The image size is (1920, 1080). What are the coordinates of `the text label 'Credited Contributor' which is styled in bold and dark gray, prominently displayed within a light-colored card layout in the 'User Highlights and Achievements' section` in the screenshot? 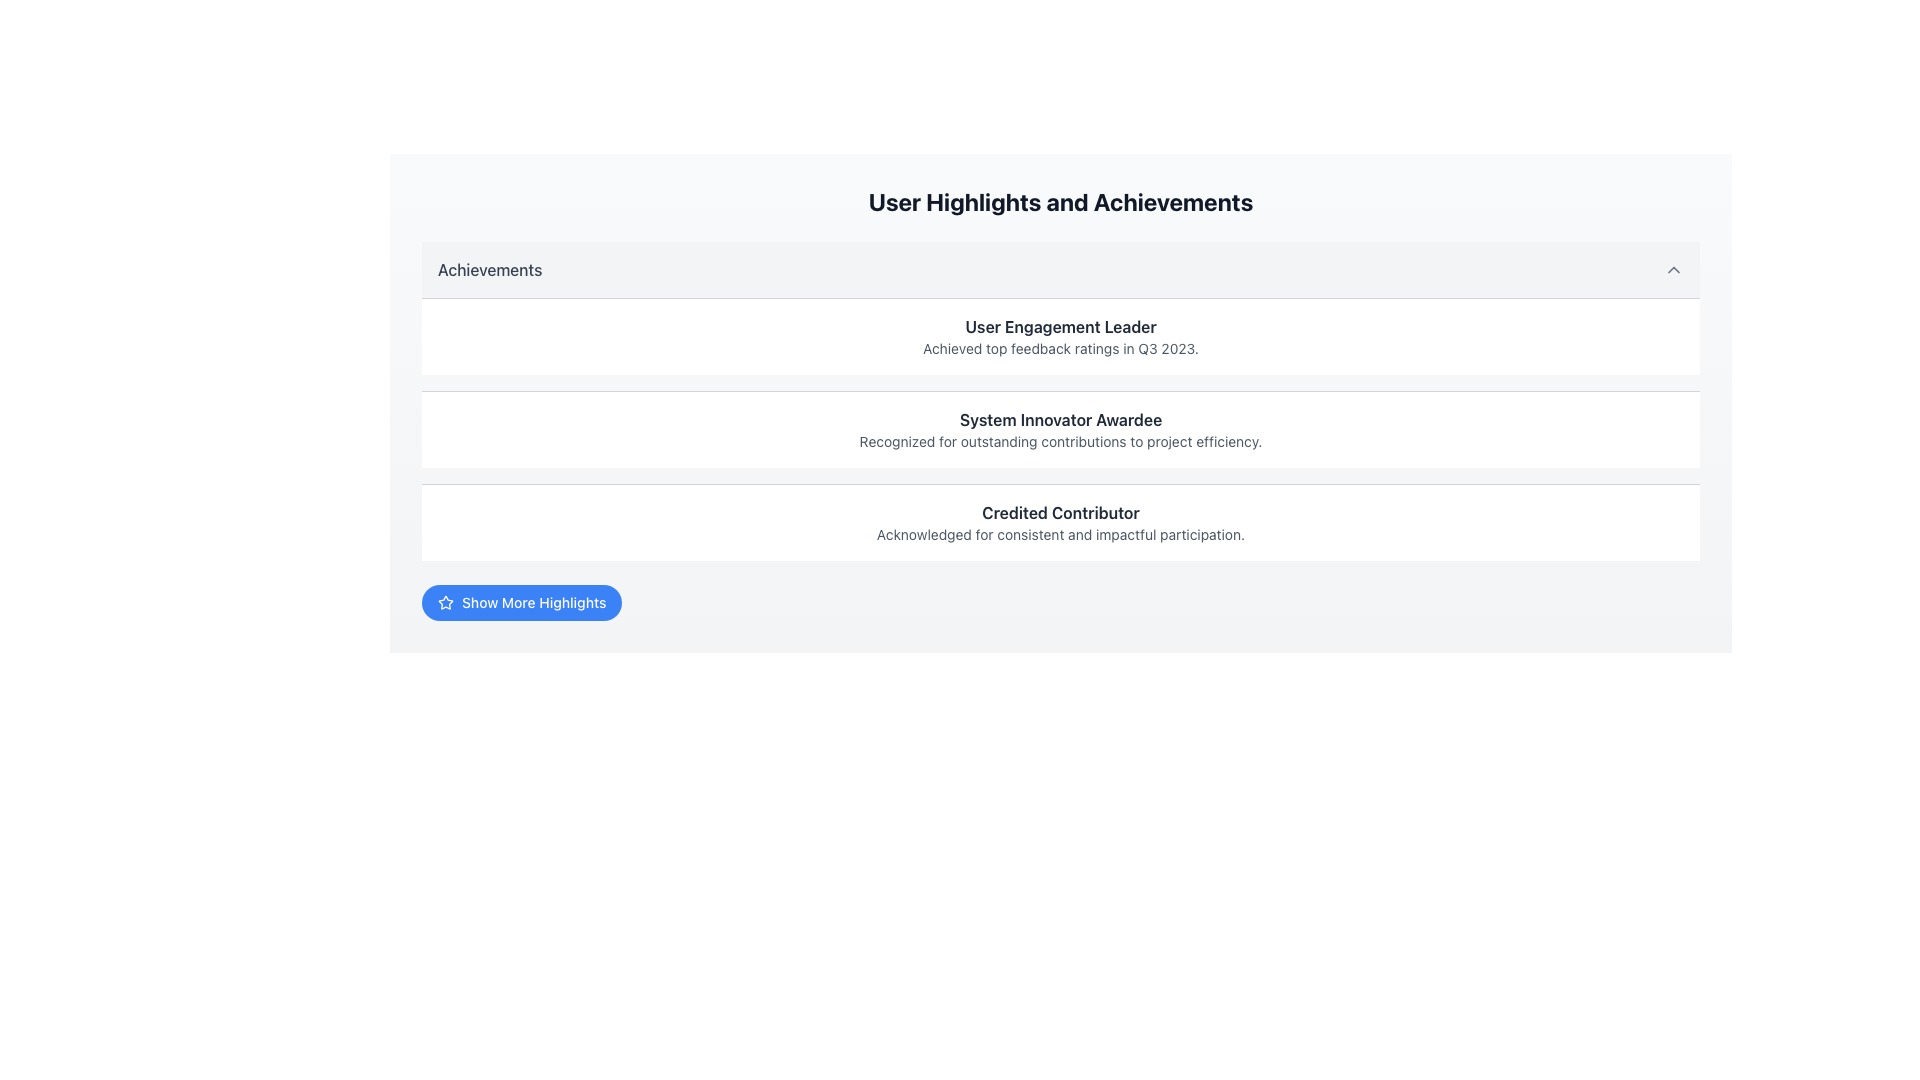 It's located at (1059, 512).